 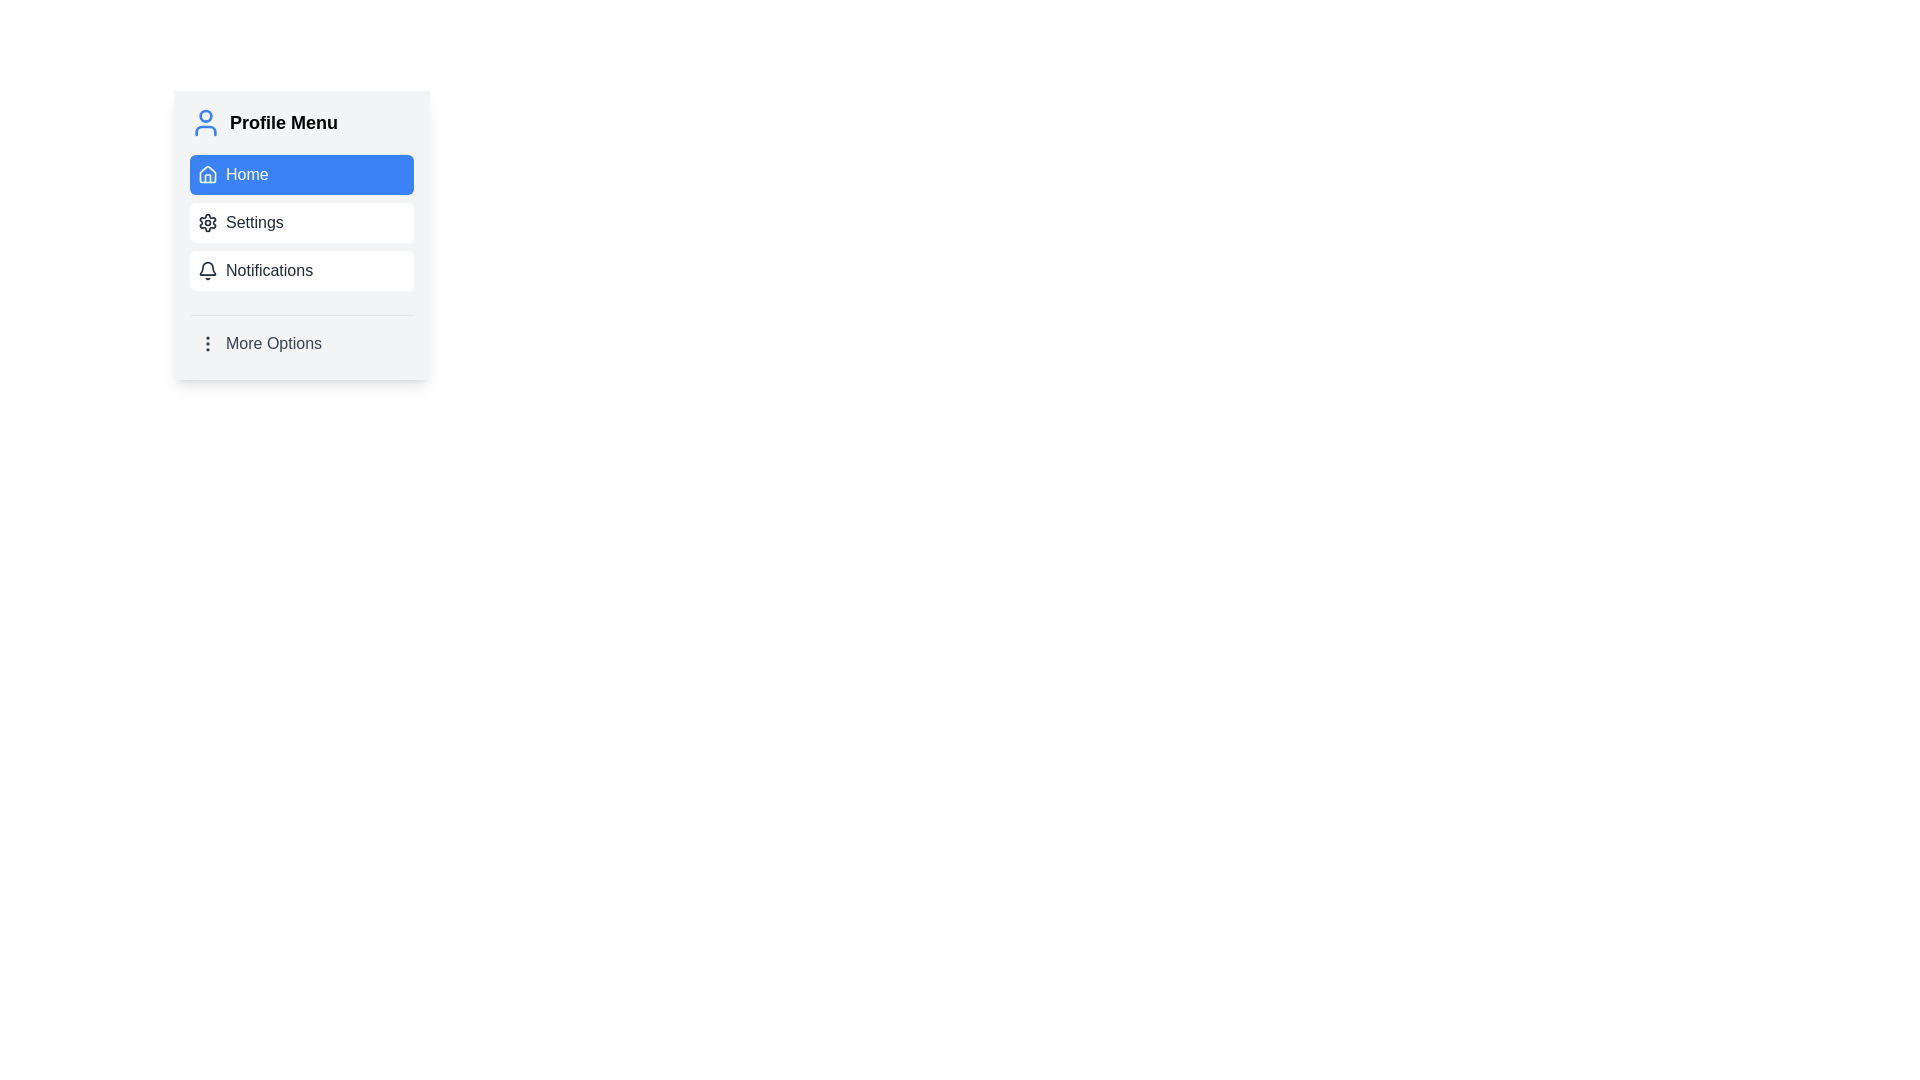 What do you see at coordinates (301, 123) in the screenshot?
I see `the 'Profile Menu' text element, which features bold black text and a blue user silhouette icon, located at the top of the menu layout` at bounding box center [301, 123].